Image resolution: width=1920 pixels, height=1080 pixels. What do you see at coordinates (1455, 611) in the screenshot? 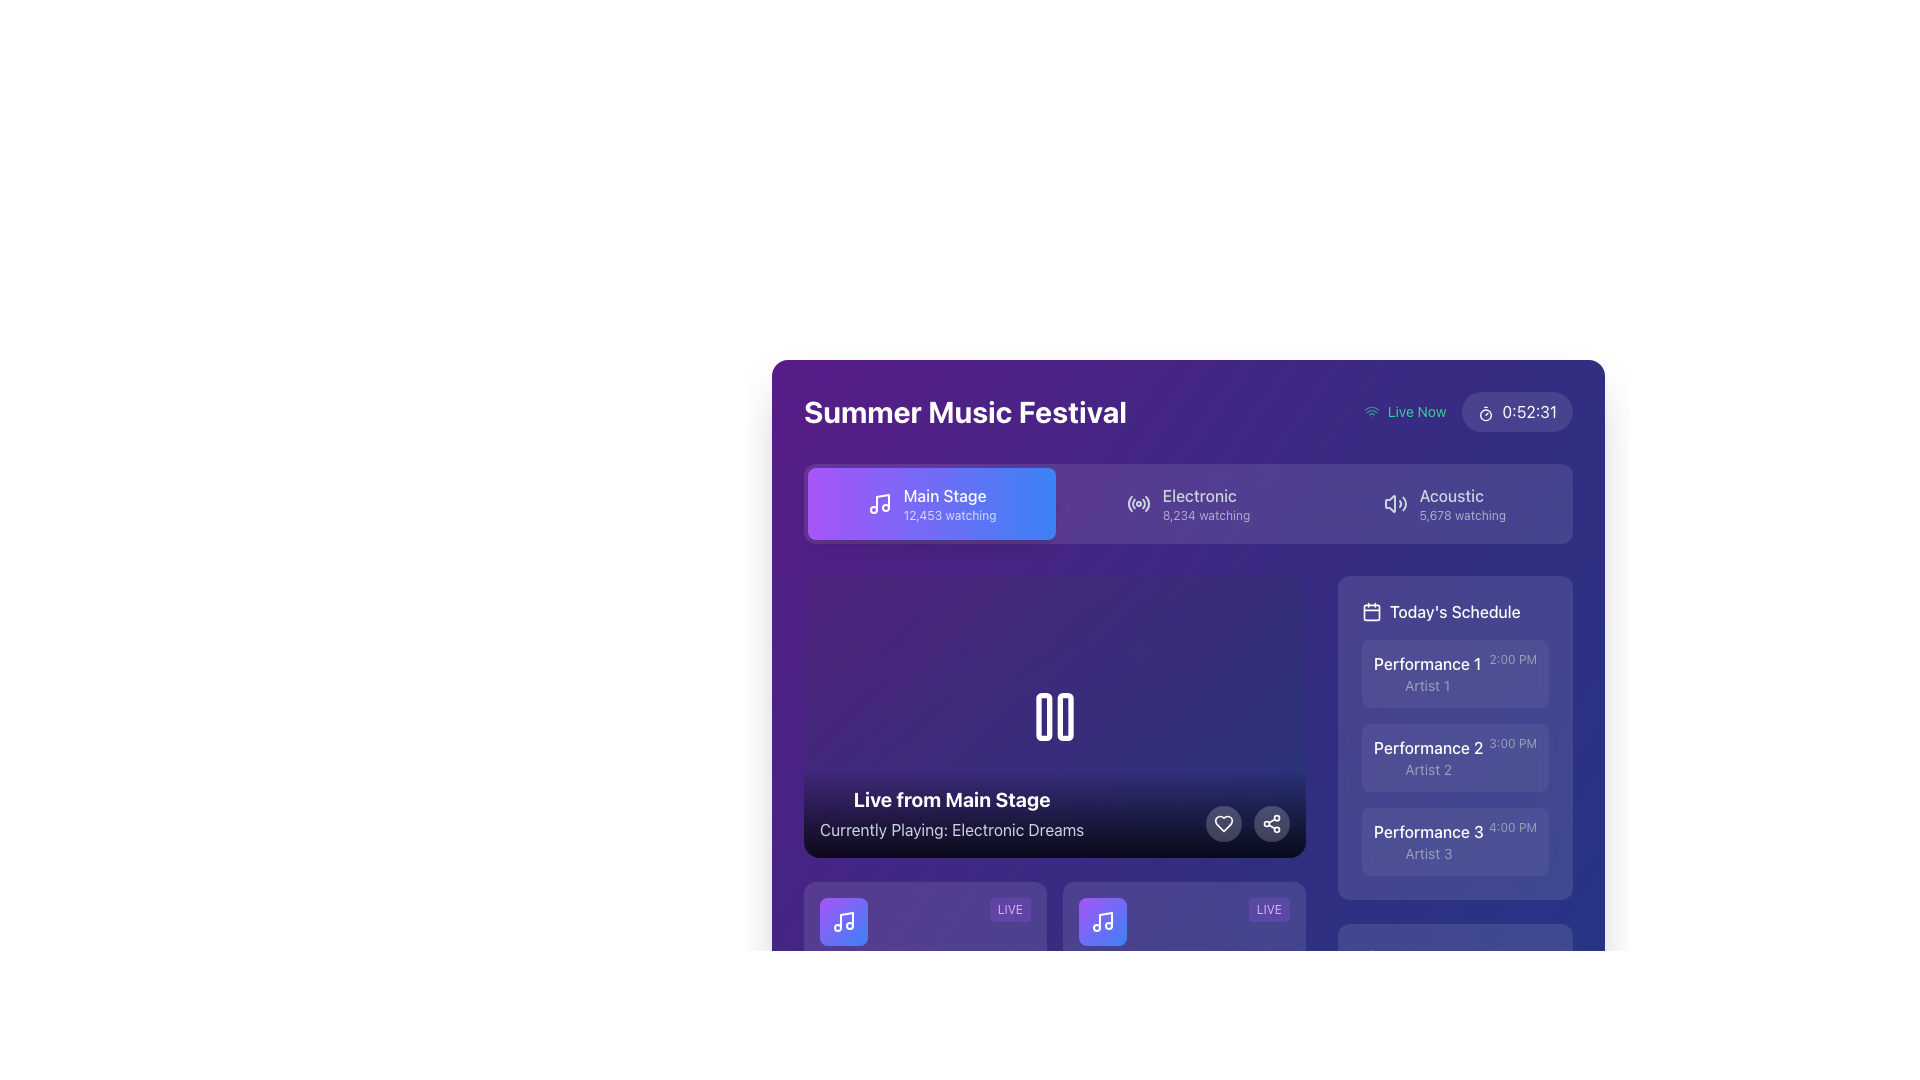
I see `the 'Today's Schedule' text label with the calendar icon in the sidebar's schedule section, which is positioned near the top of its card-like layout` at bounding box center [1455, 611].